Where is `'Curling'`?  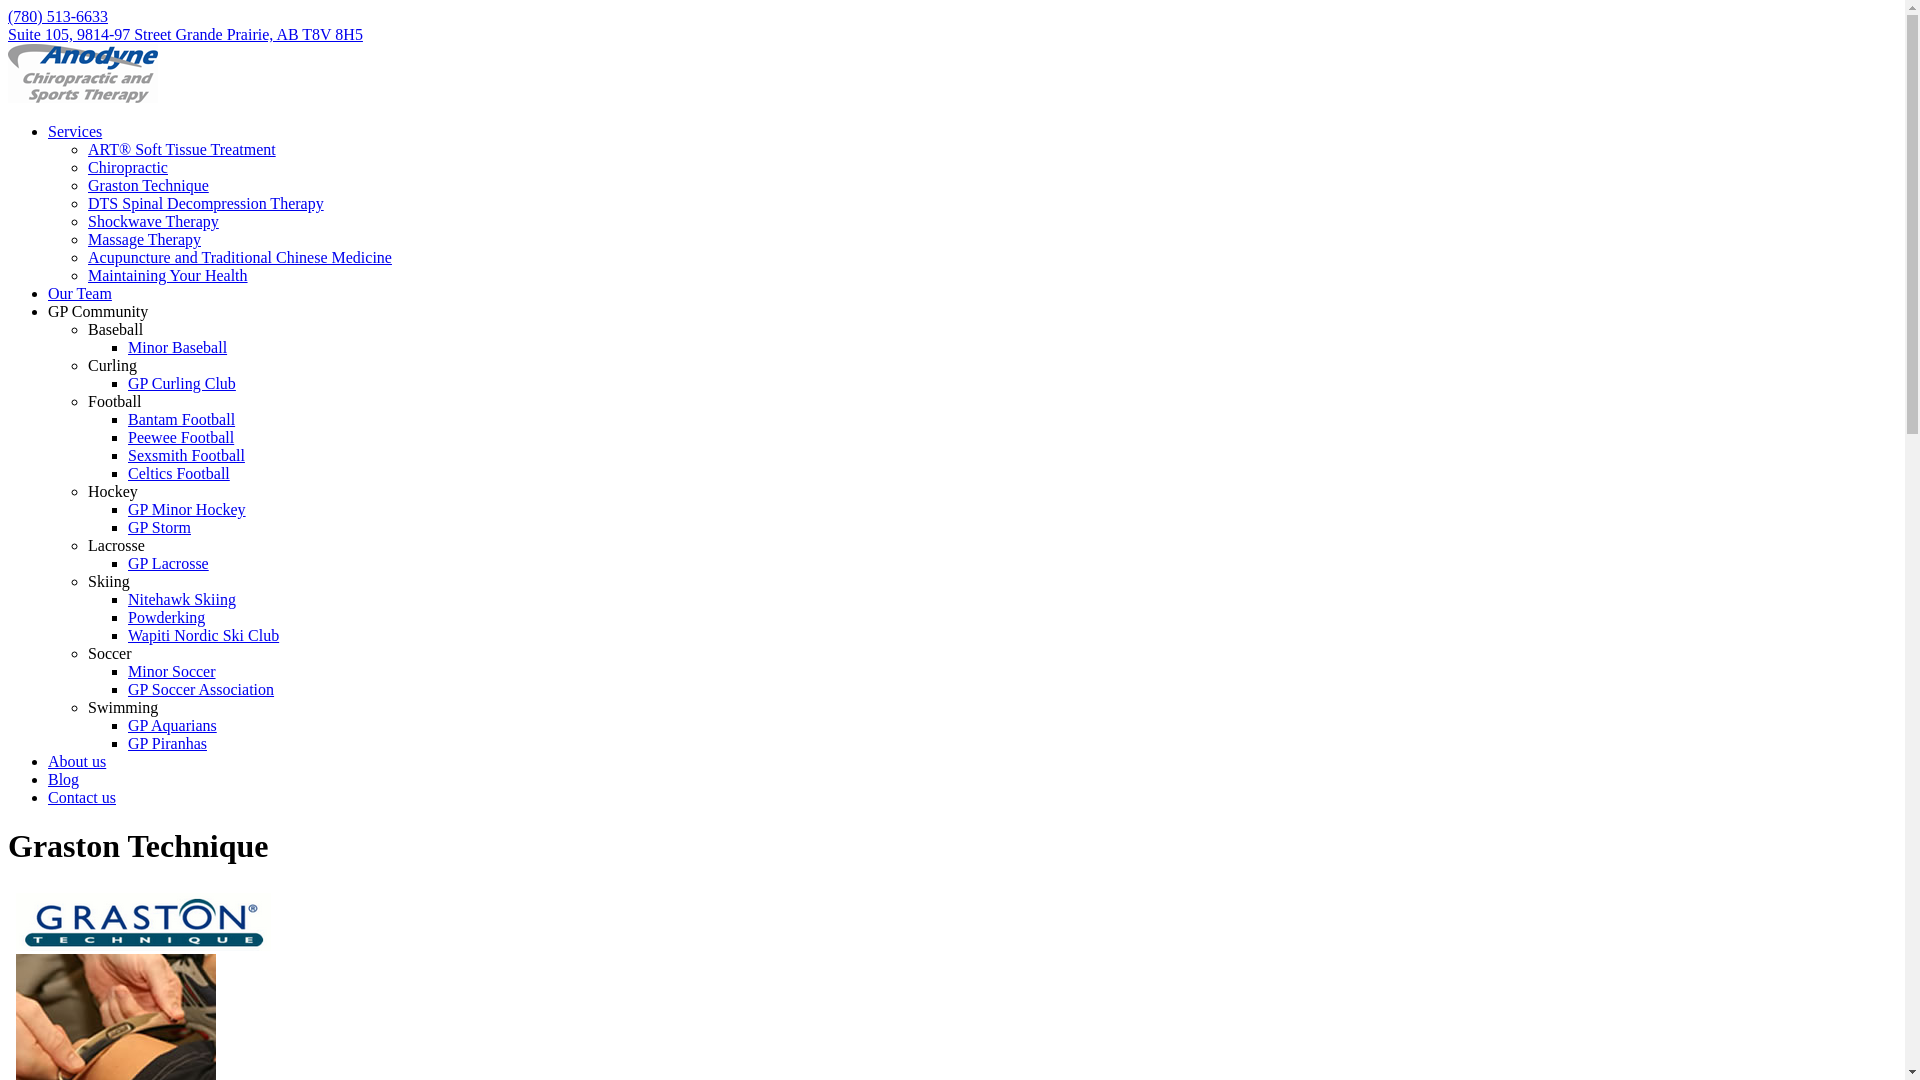
'Curling' is located at coordinates (111, 365).